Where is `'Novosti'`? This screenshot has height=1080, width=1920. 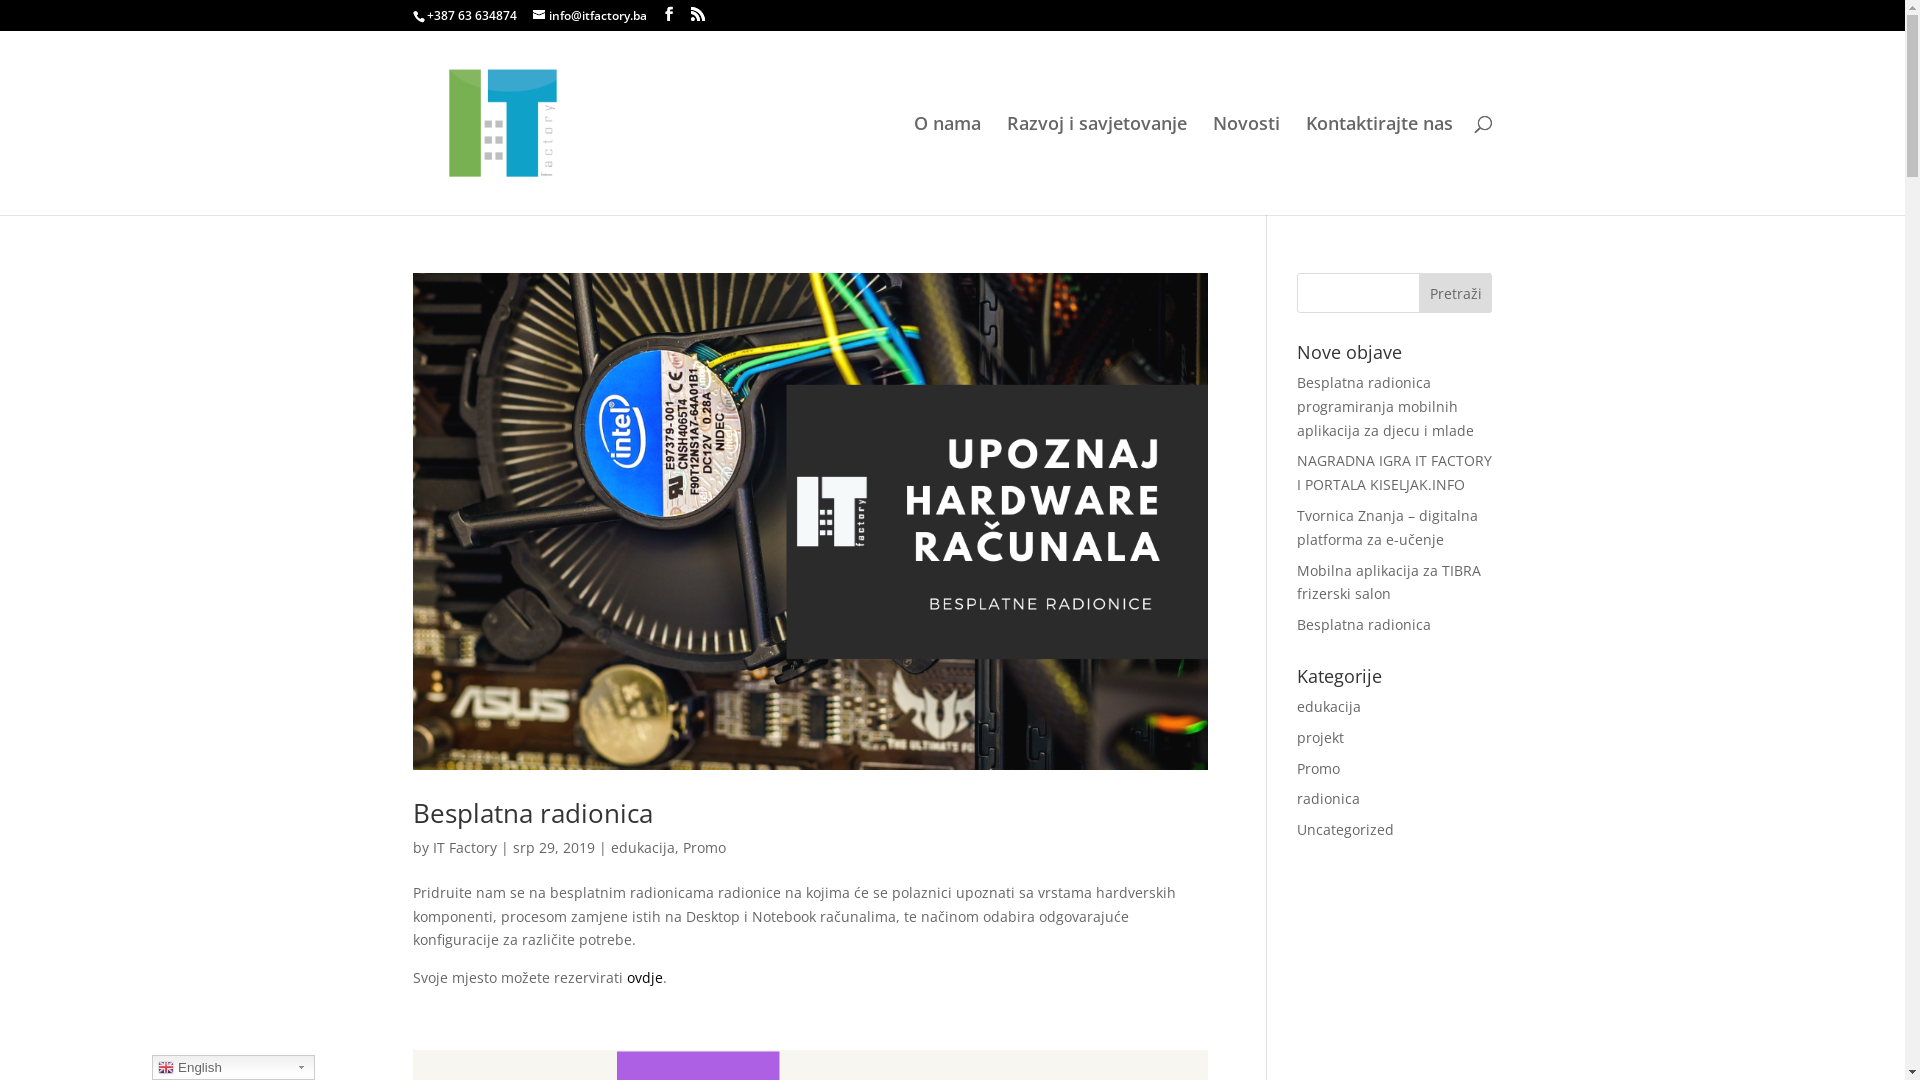 'Novosti' is located at coordinates (1244, 164).